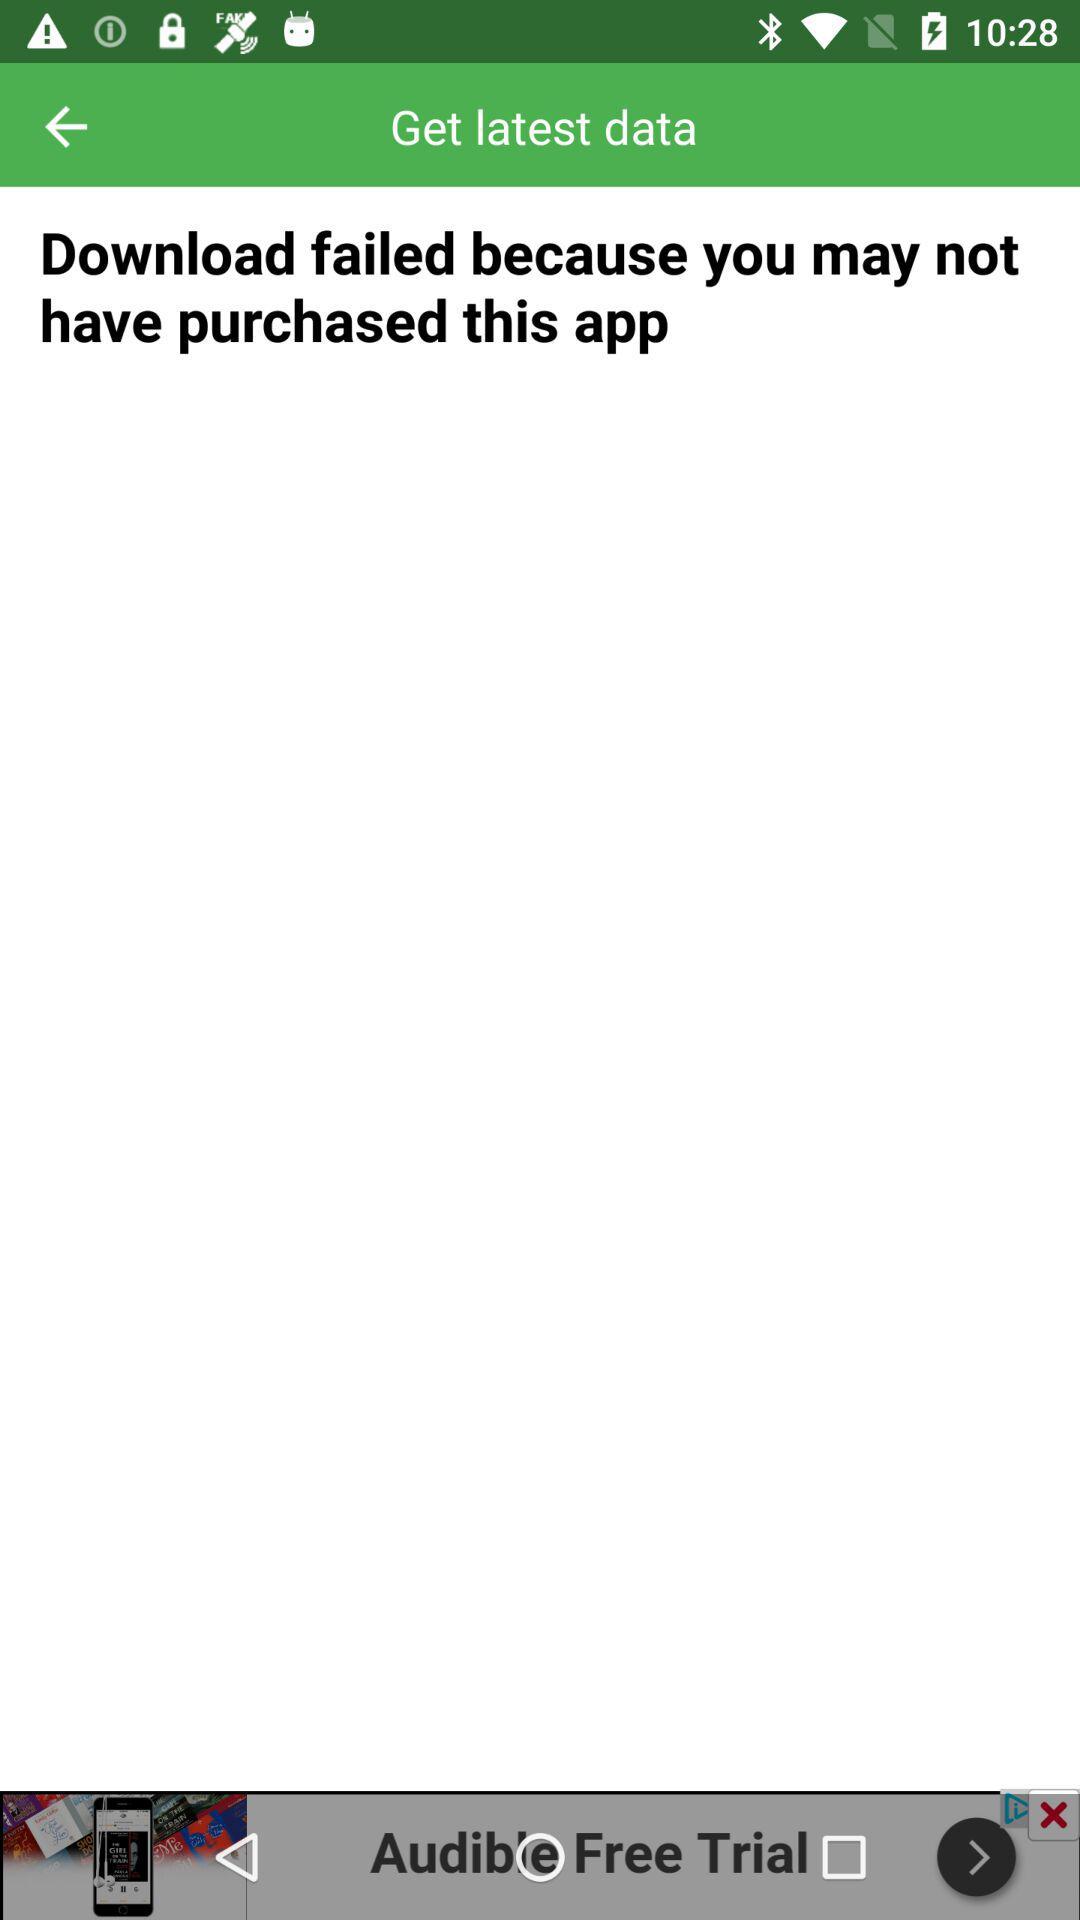  I want to click on the close icon, so click(1052, 1814).